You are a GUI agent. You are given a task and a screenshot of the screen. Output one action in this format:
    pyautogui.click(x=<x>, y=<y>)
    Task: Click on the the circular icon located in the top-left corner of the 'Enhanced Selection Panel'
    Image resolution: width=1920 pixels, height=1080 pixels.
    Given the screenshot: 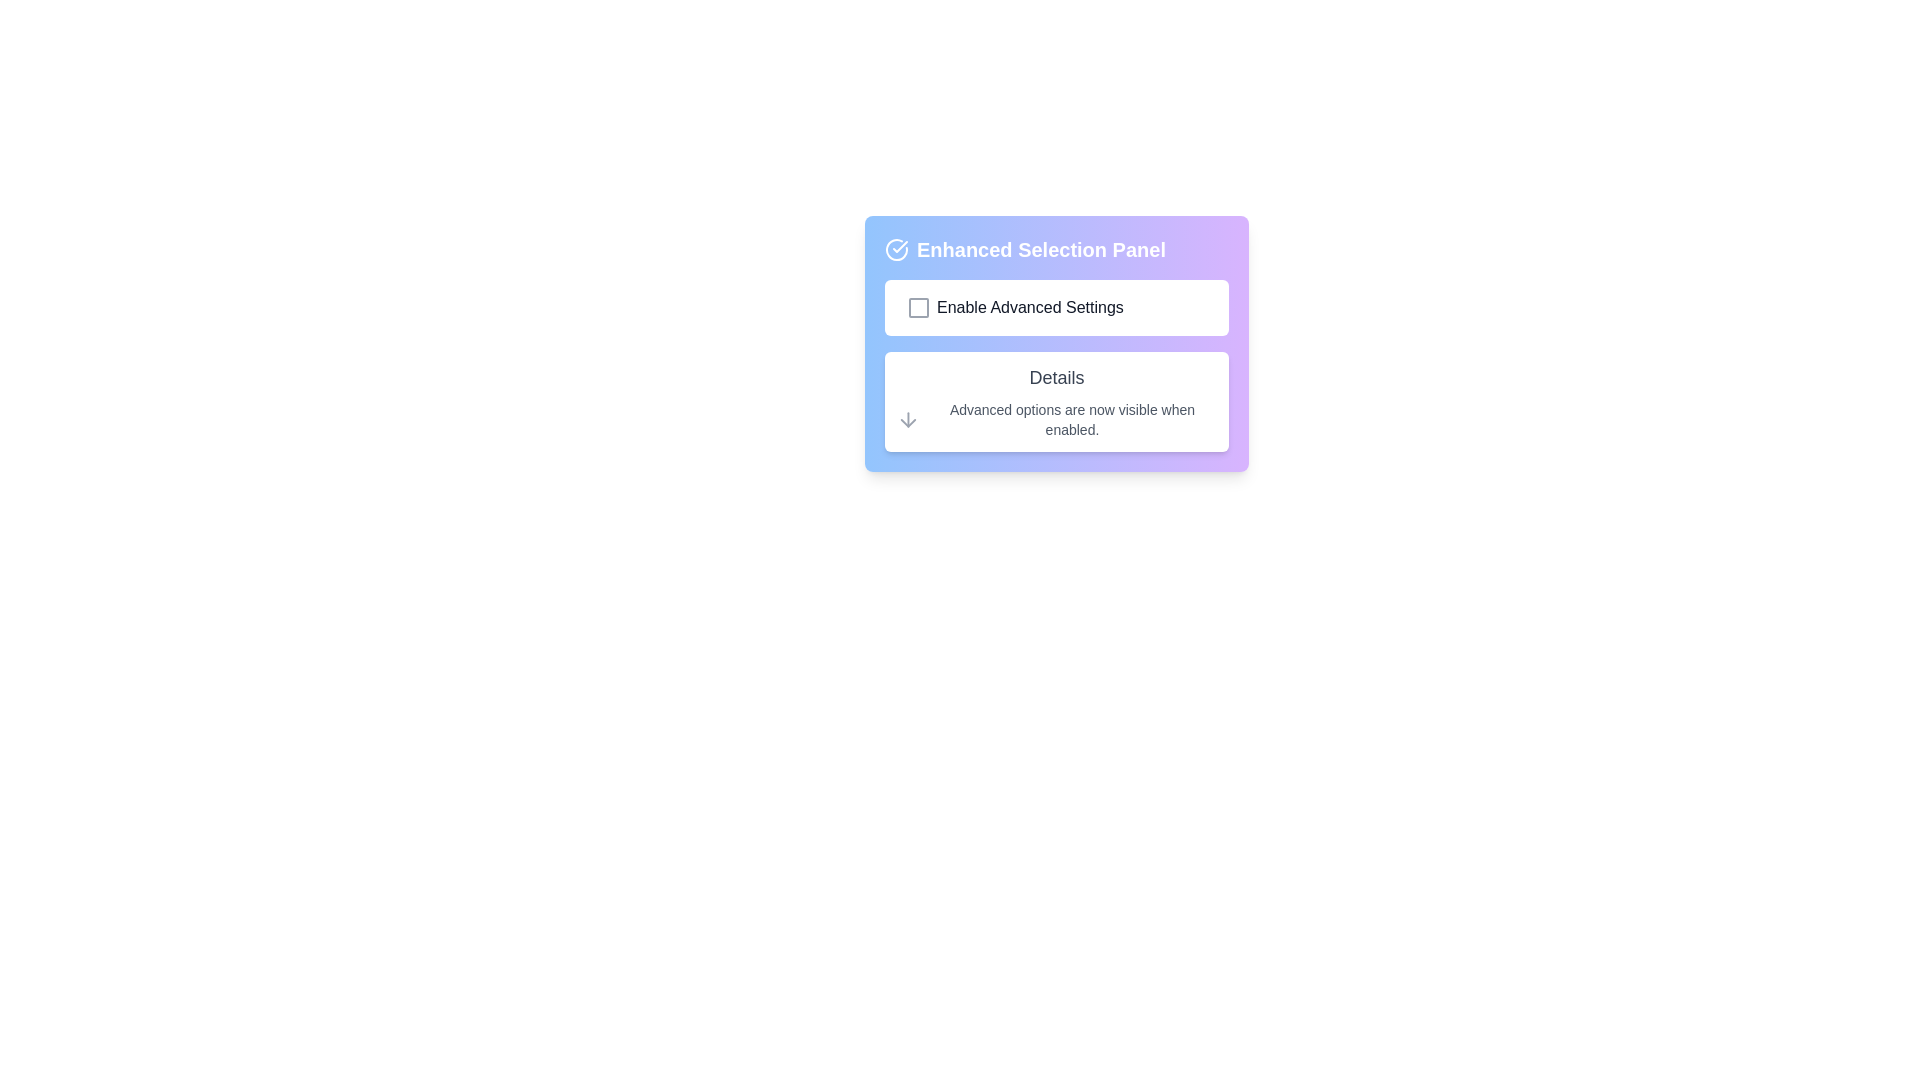 What is the action you would take?
    pyautogui.click(x=896, y=249)
    